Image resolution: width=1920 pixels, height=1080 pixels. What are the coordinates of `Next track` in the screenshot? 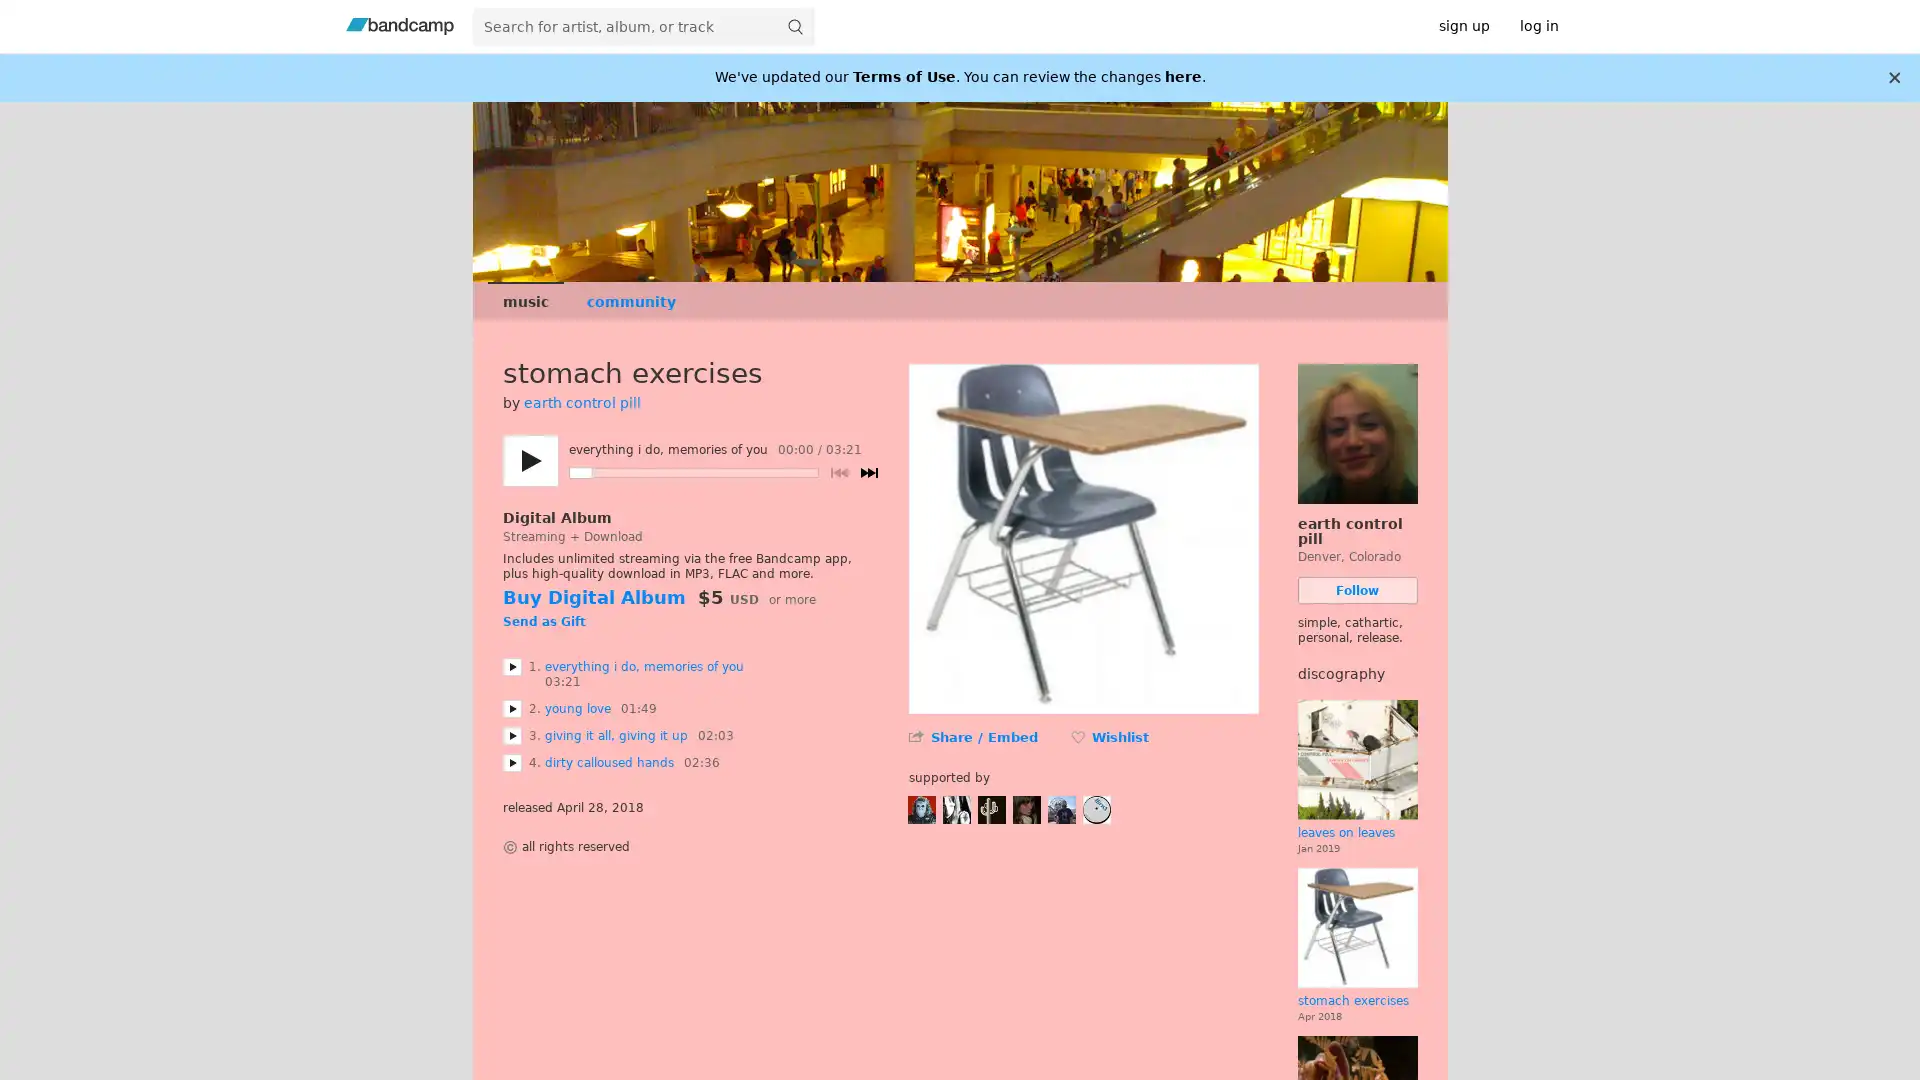 It's located at (868, 473).